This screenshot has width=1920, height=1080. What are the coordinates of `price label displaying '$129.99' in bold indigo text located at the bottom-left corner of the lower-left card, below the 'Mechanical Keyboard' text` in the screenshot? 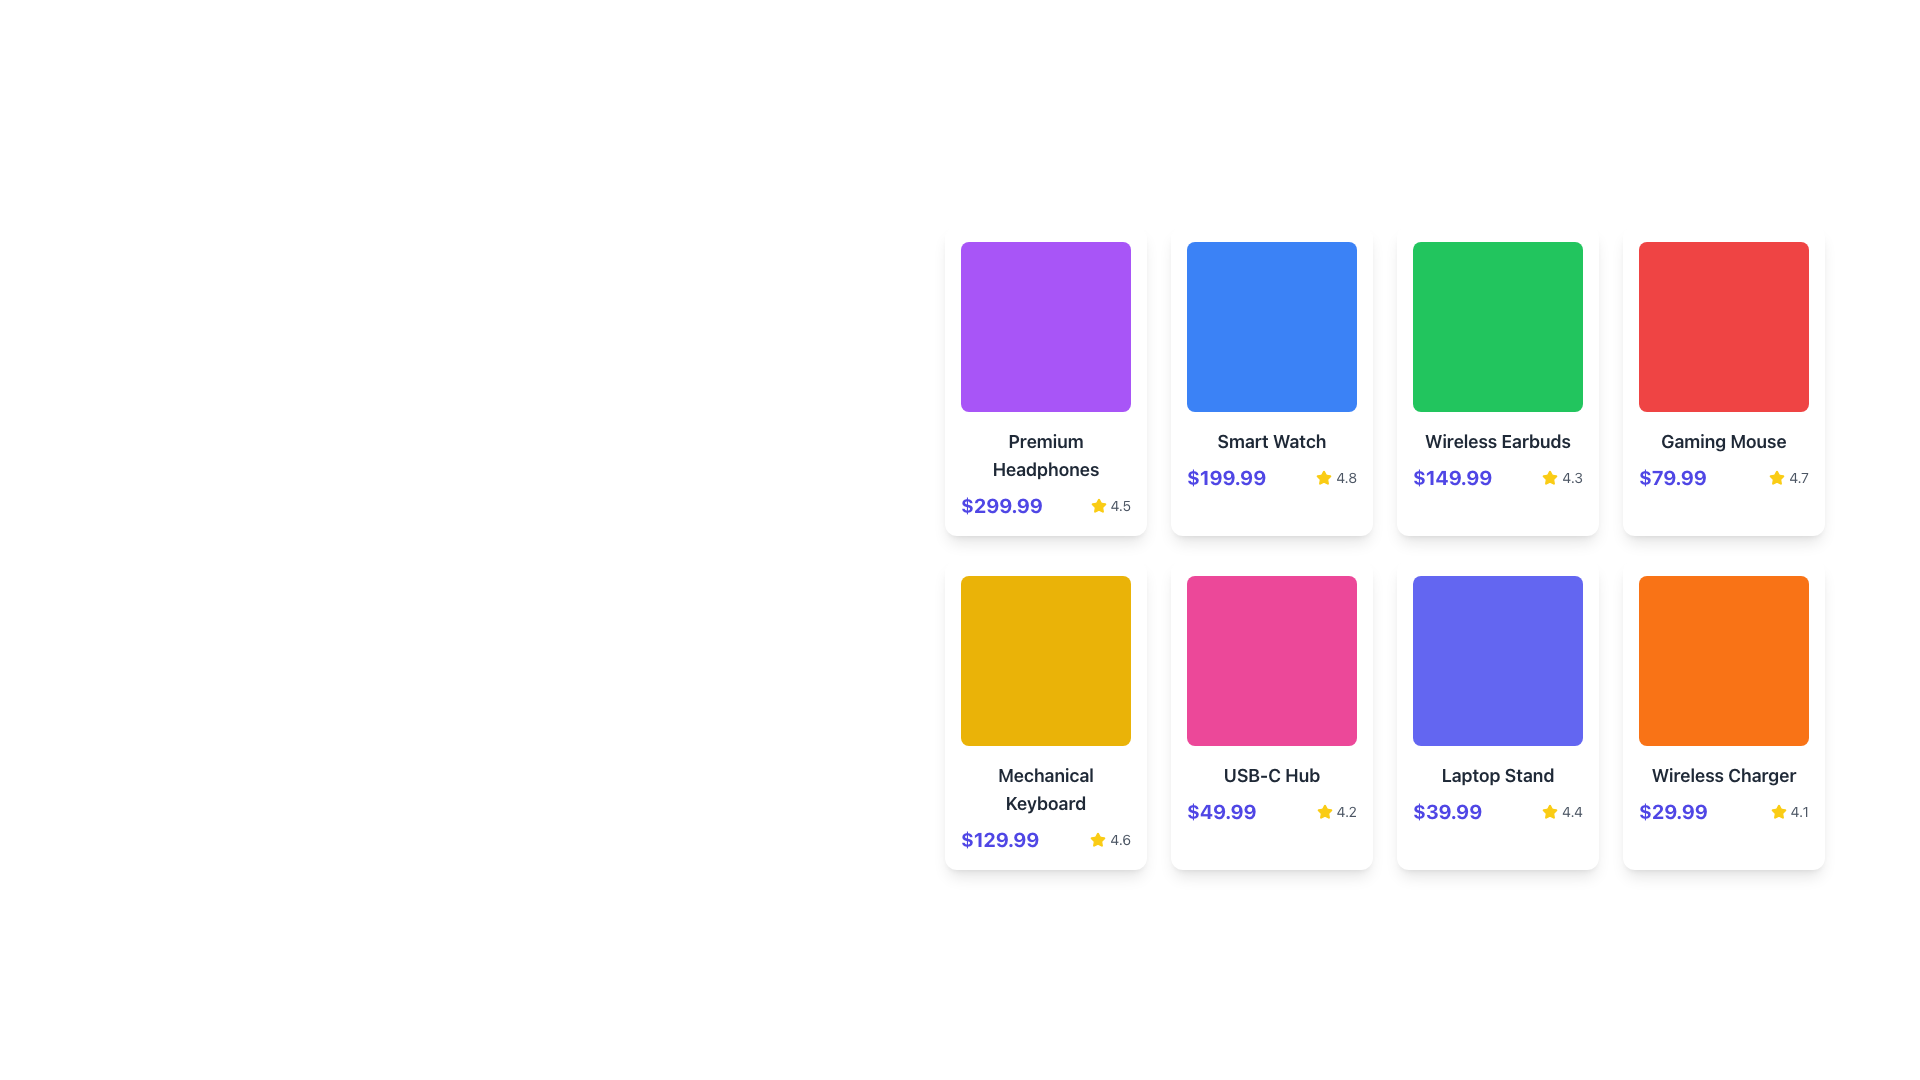 It's located at (1000, 840).